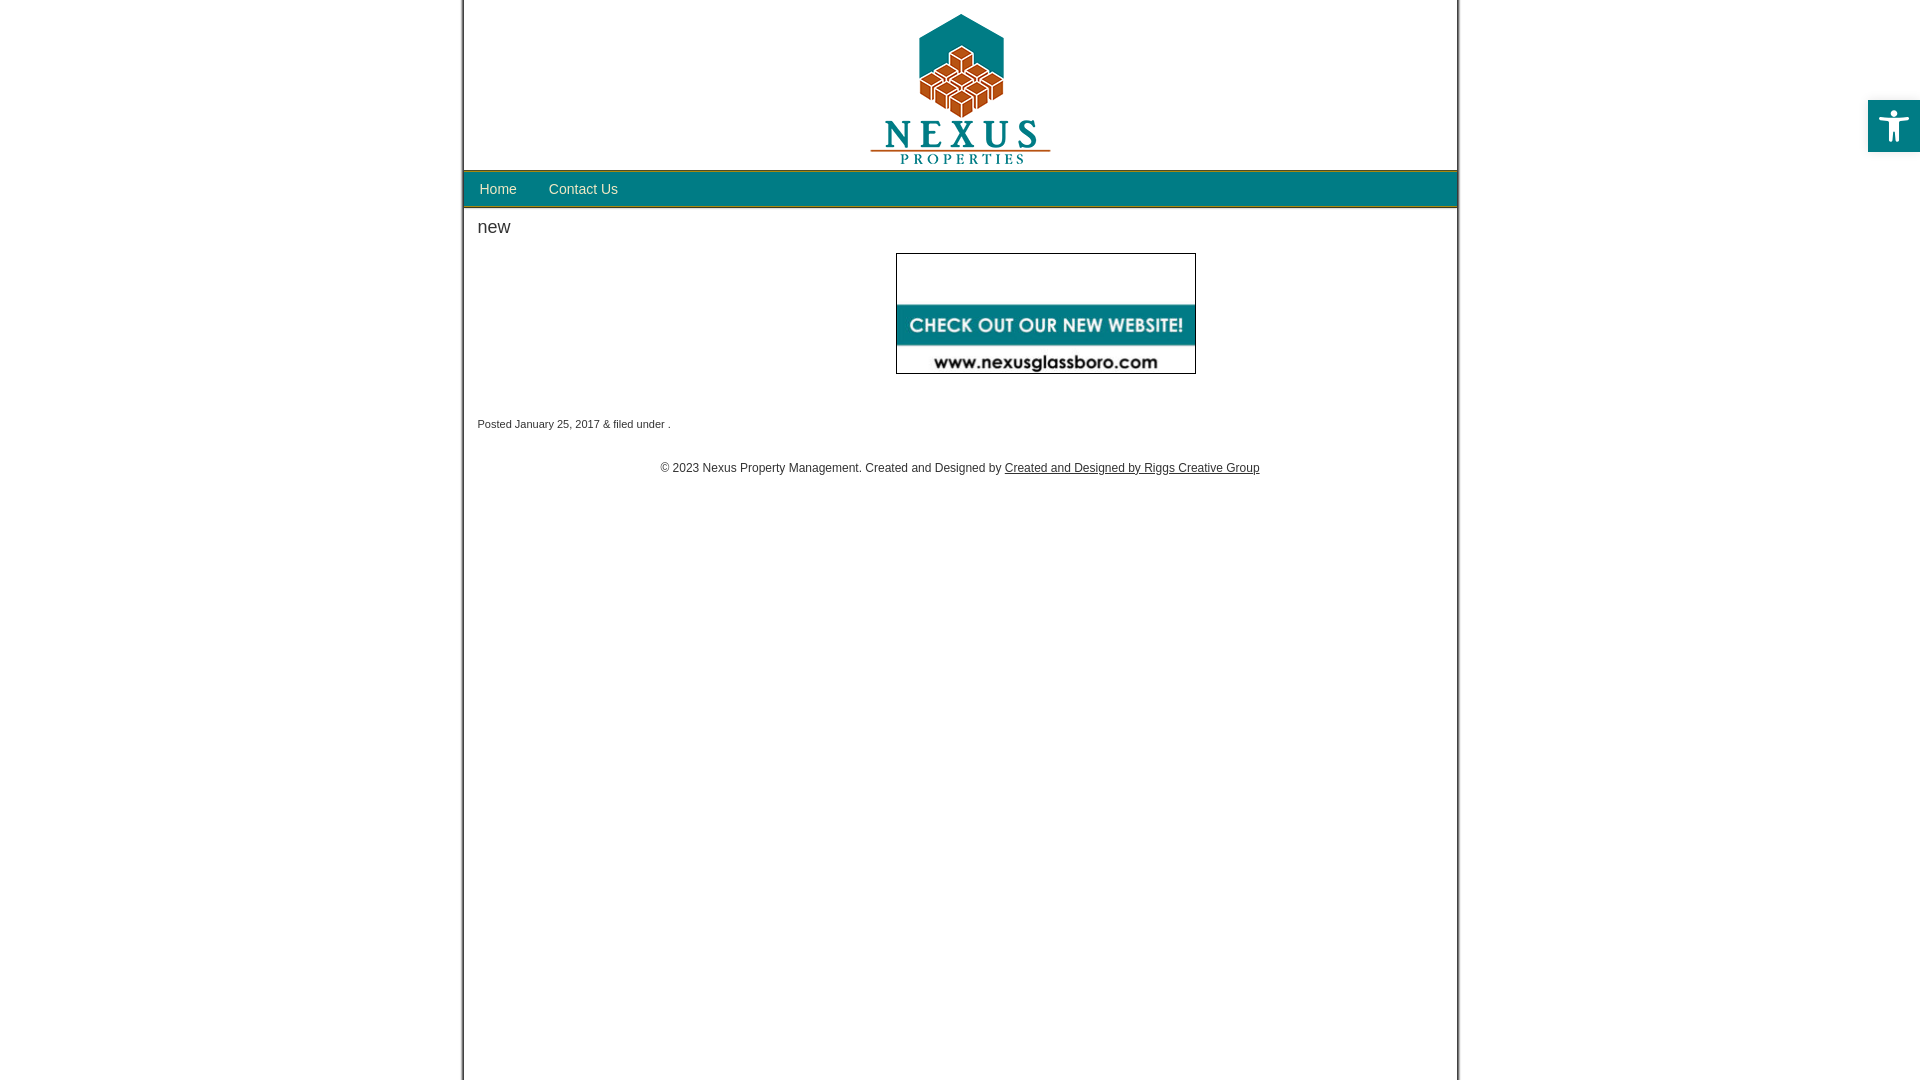  What do you see at coordinates (1004, 467) in the screenshot?
I see `'Created and Designed by Riggs Creative Group'` at bounding box center [1004, 467].